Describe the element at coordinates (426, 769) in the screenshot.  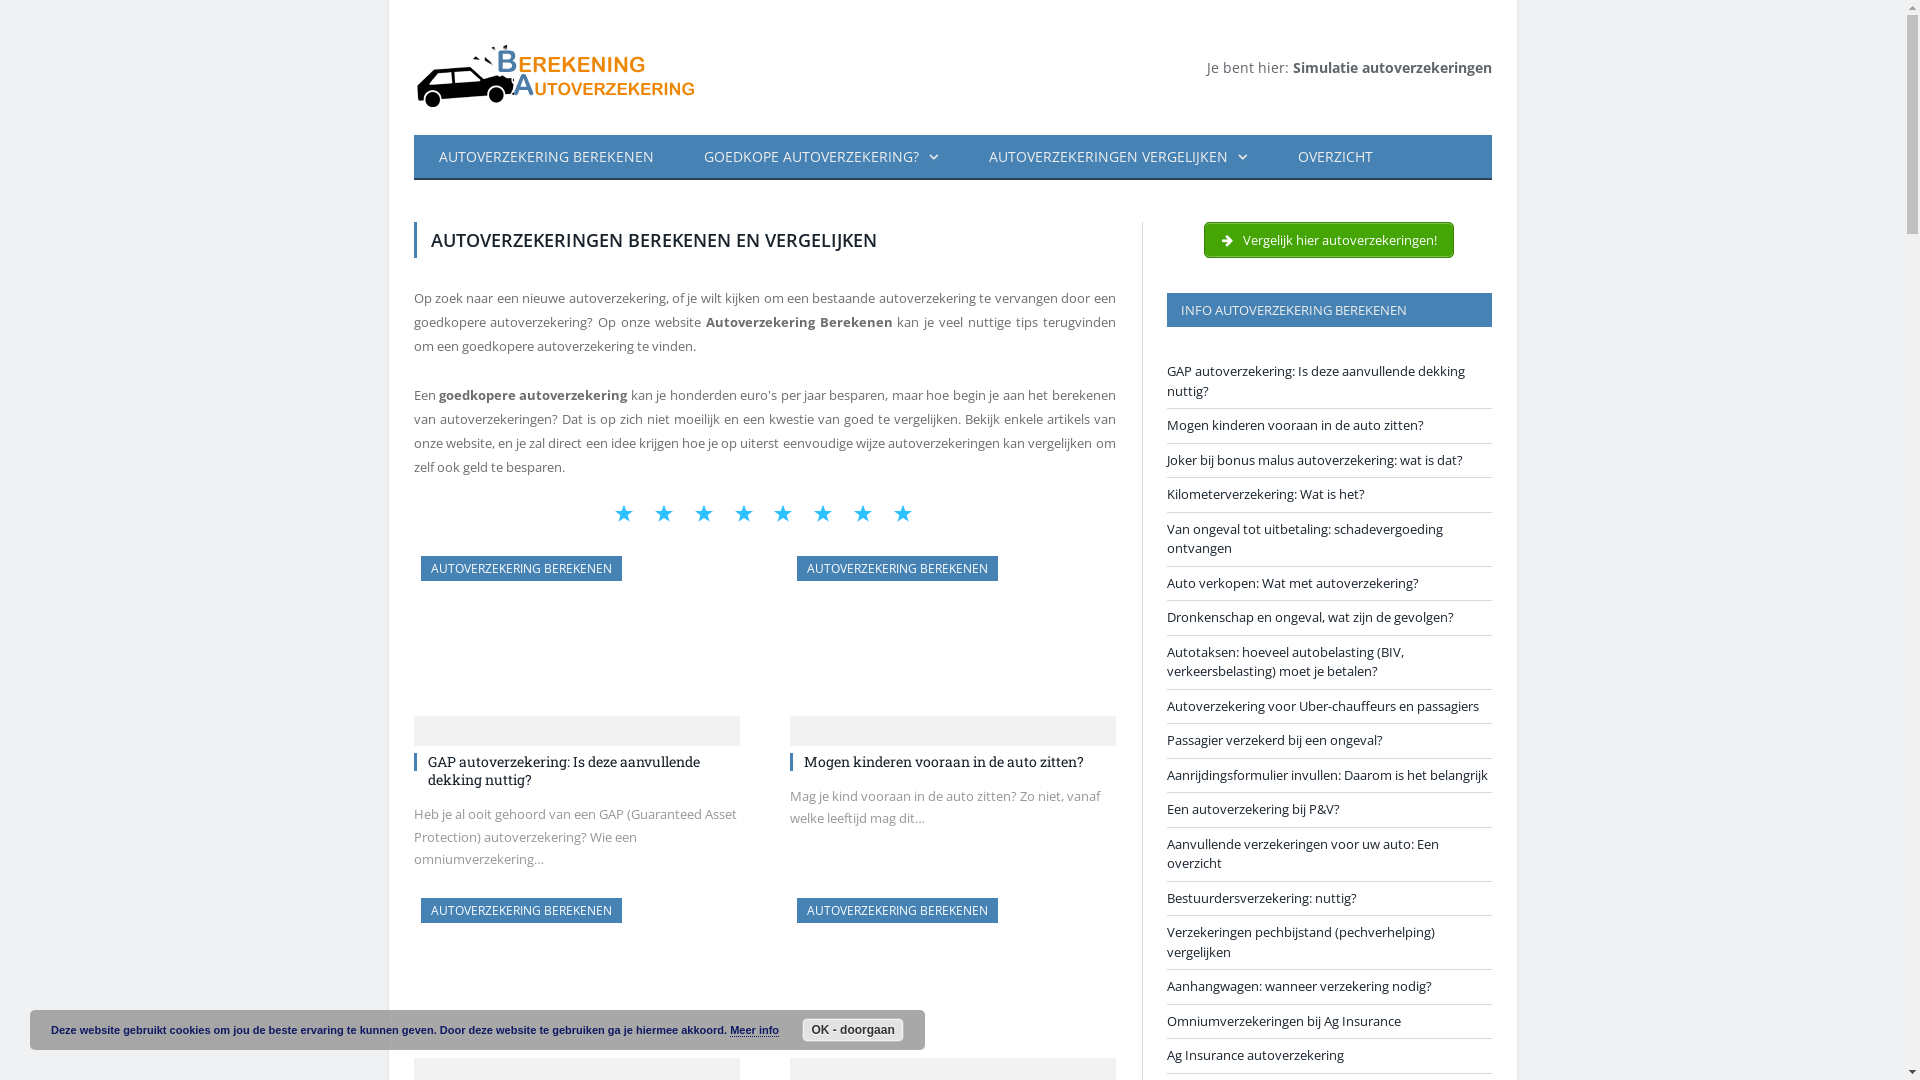
I see `'GAP autoverzekering: Is deze aanvullende dekking nuttig?'` at that location.